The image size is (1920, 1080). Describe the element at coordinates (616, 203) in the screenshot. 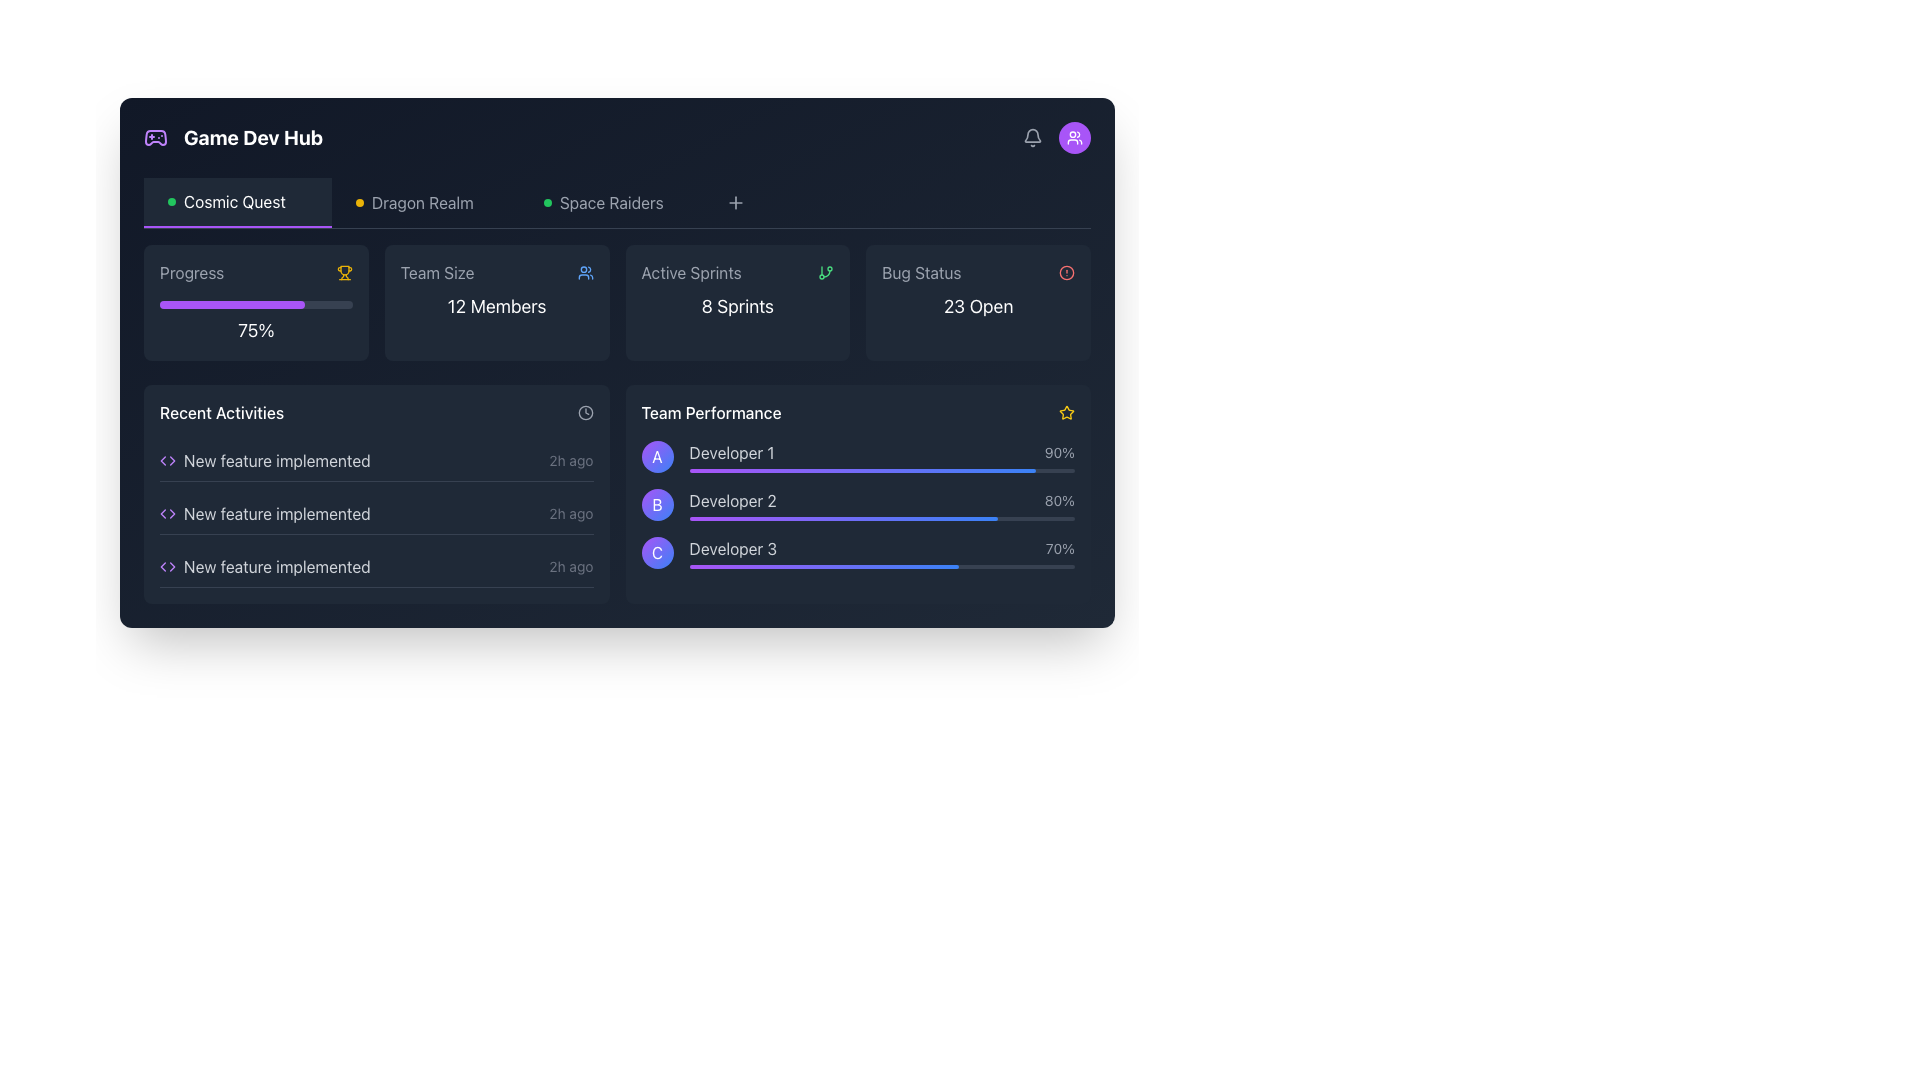

I see `the 'Cosmic Quest' item in the navigation menu` at that location.